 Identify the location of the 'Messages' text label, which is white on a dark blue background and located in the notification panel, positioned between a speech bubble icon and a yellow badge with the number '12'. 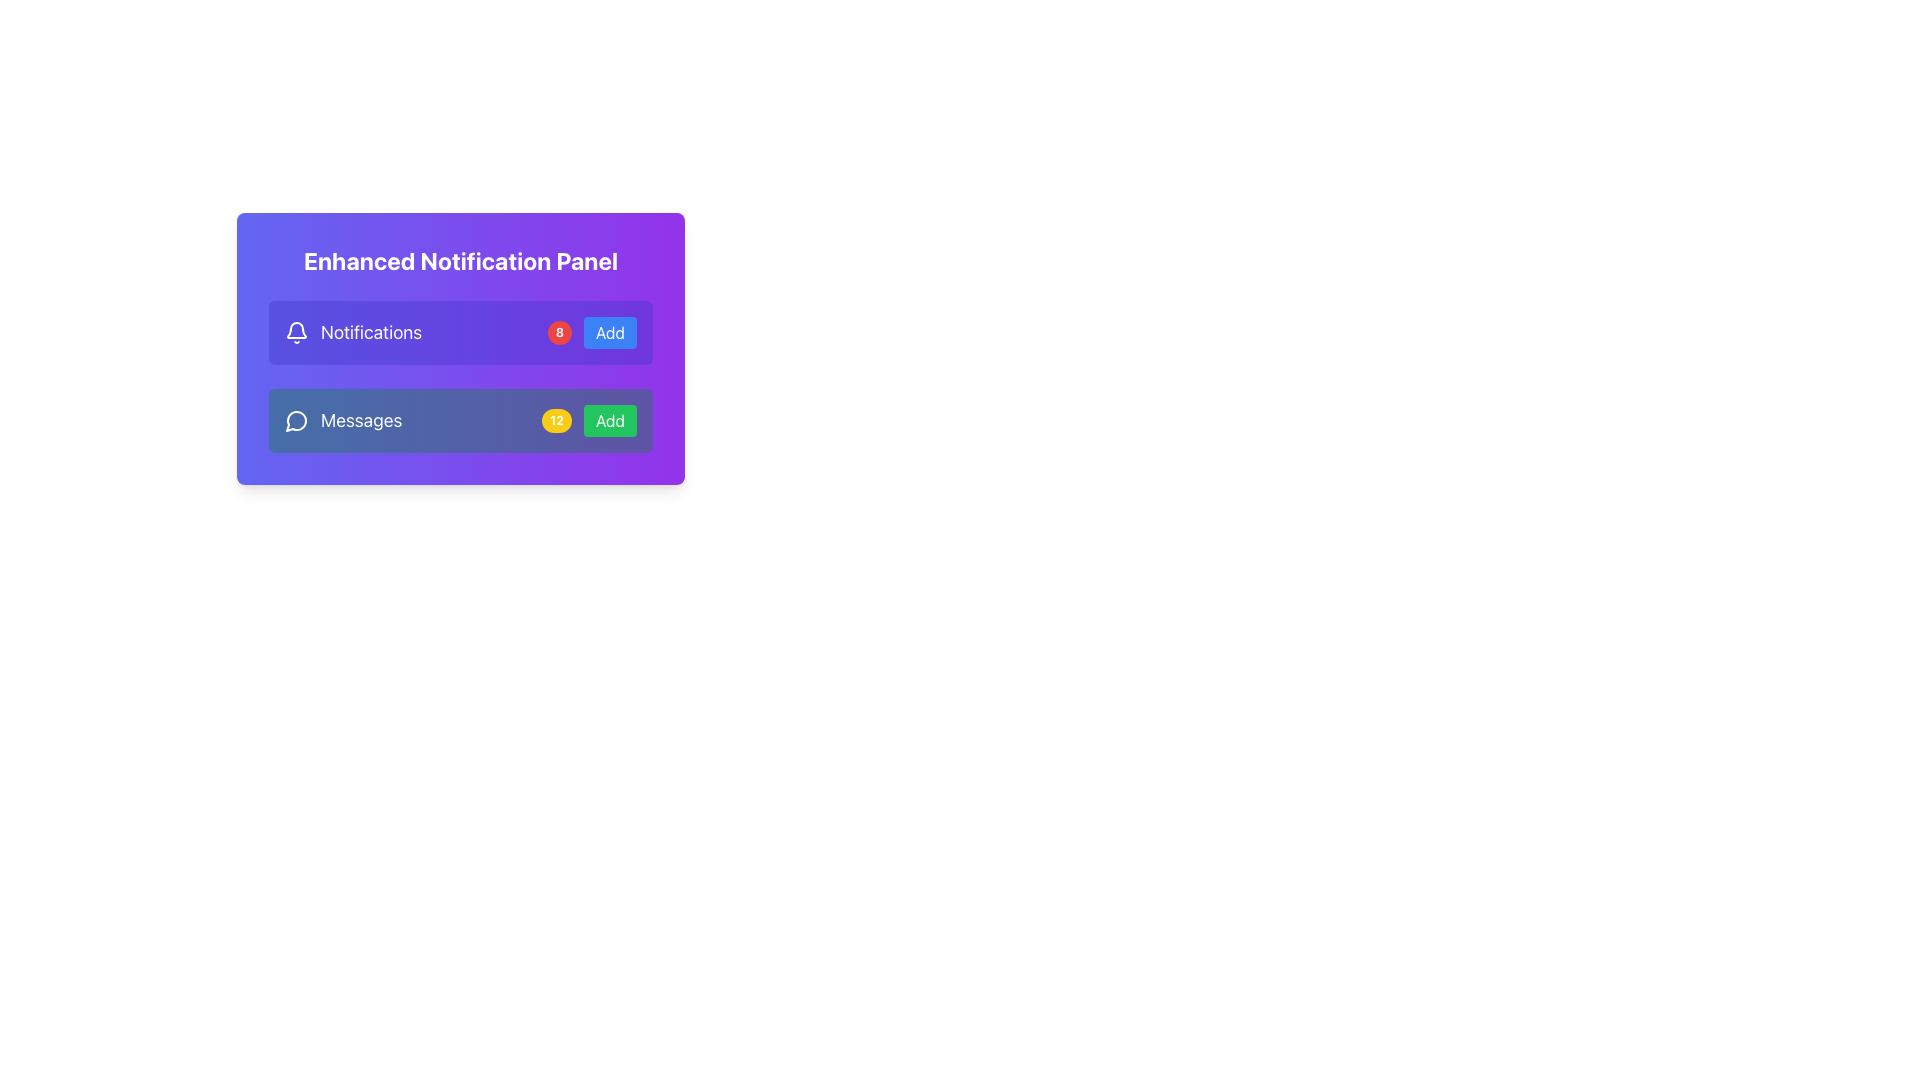
(361, 419).